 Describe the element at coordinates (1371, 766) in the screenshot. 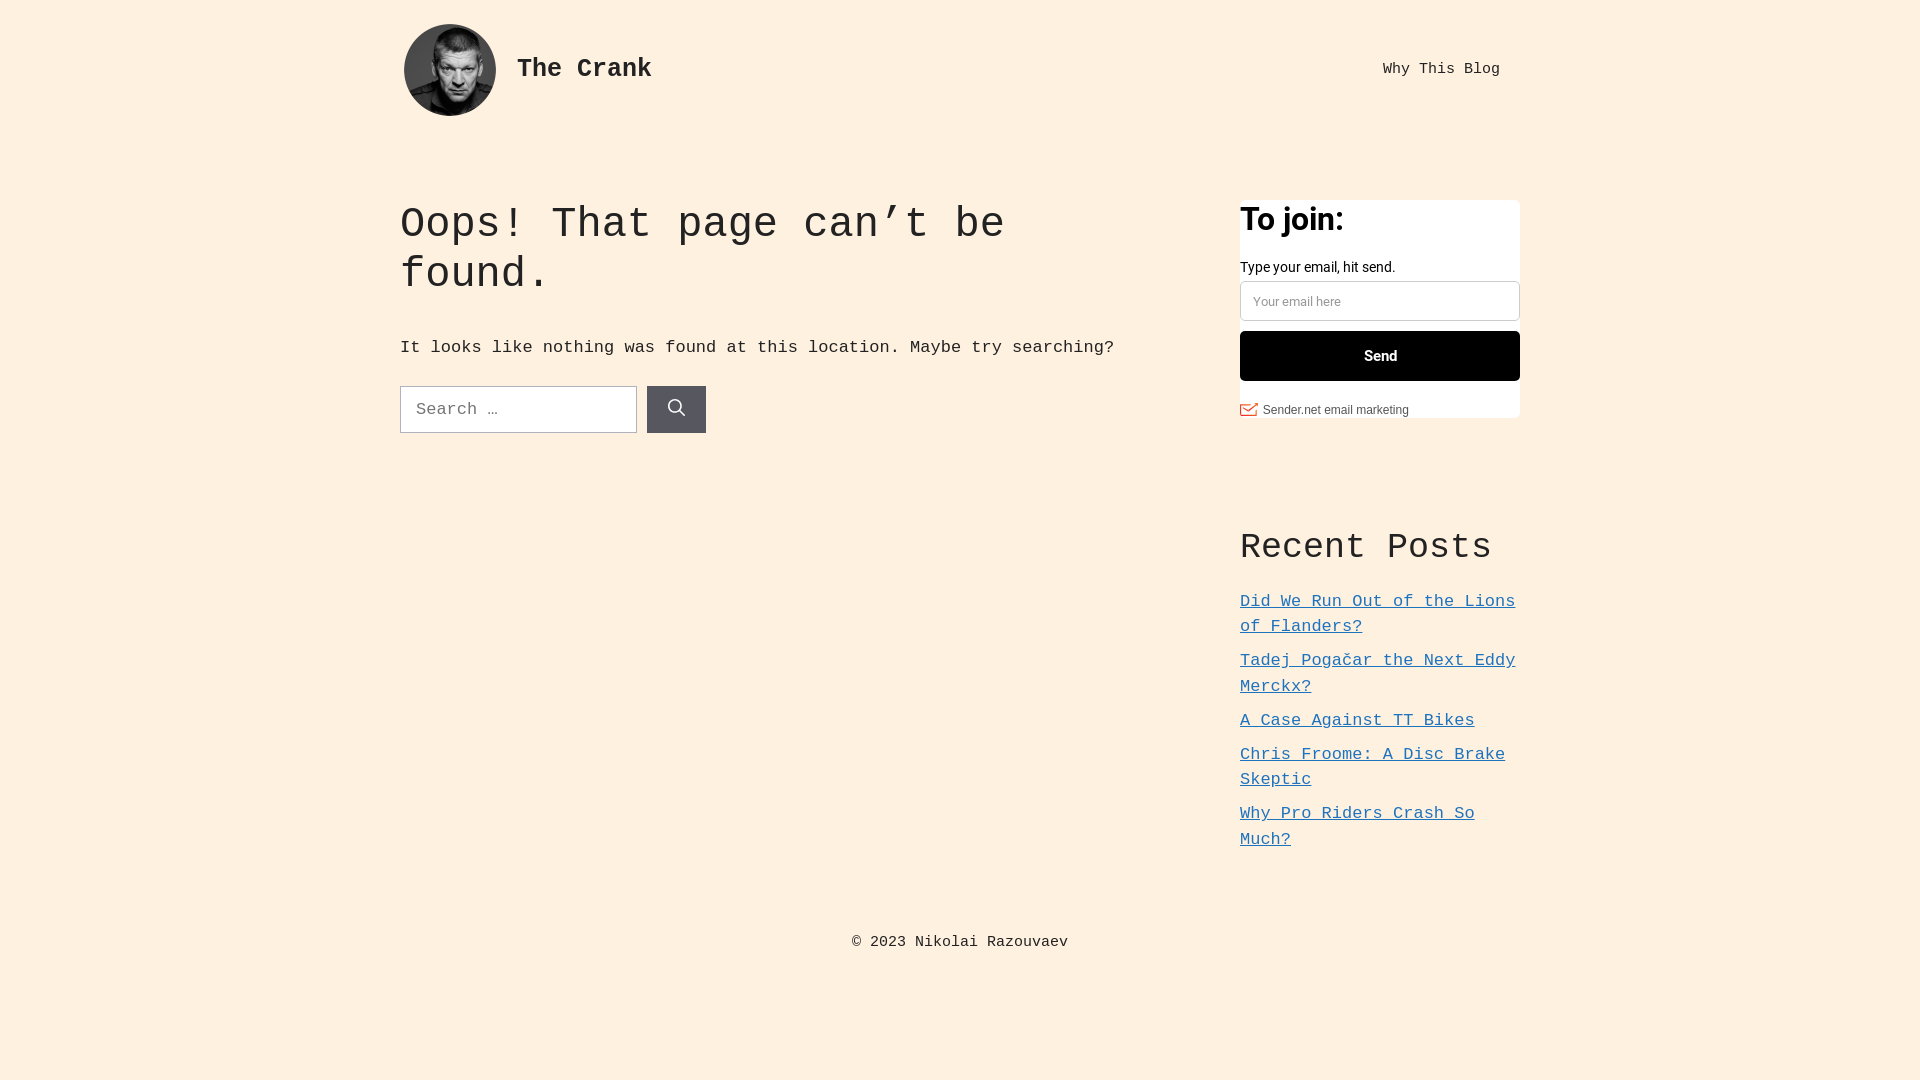

I see `'Chris Froome: A Disc Brake Skeptic'` at that location.